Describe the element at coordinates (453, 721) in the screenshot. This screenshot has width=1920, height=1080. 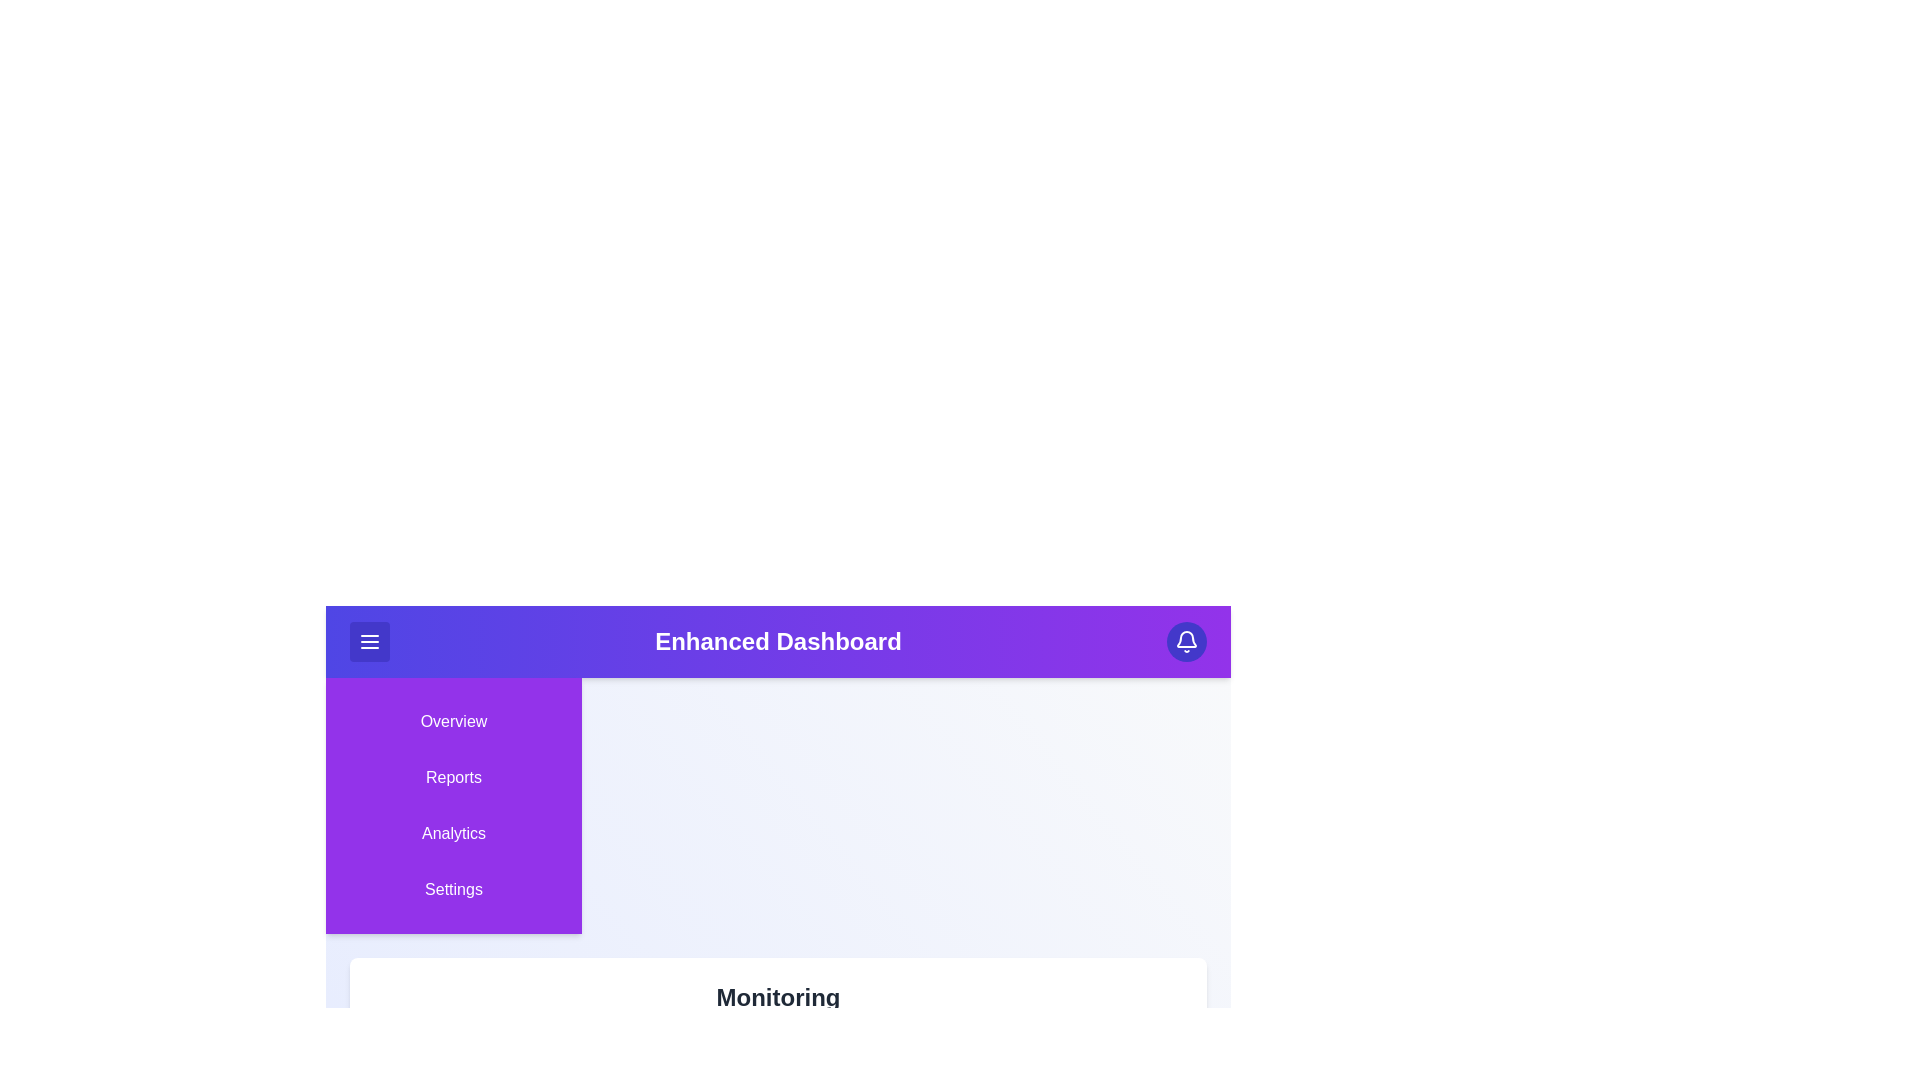
I see `the sidebar menu item Overview to navigate to its section` at that location.